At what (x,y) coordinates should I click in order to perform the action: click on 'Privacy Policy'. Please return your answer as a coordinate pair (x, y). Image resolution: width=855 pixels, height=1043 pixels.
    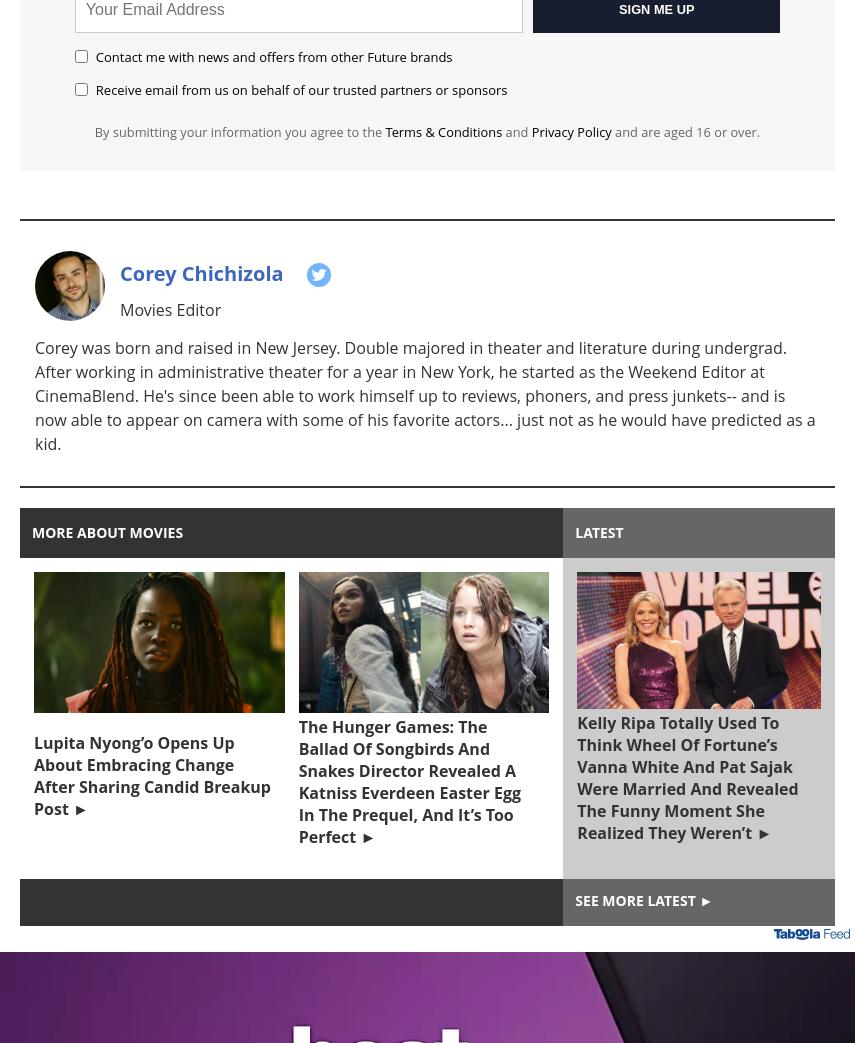
    Looking at the image, I should click on (569, 132).